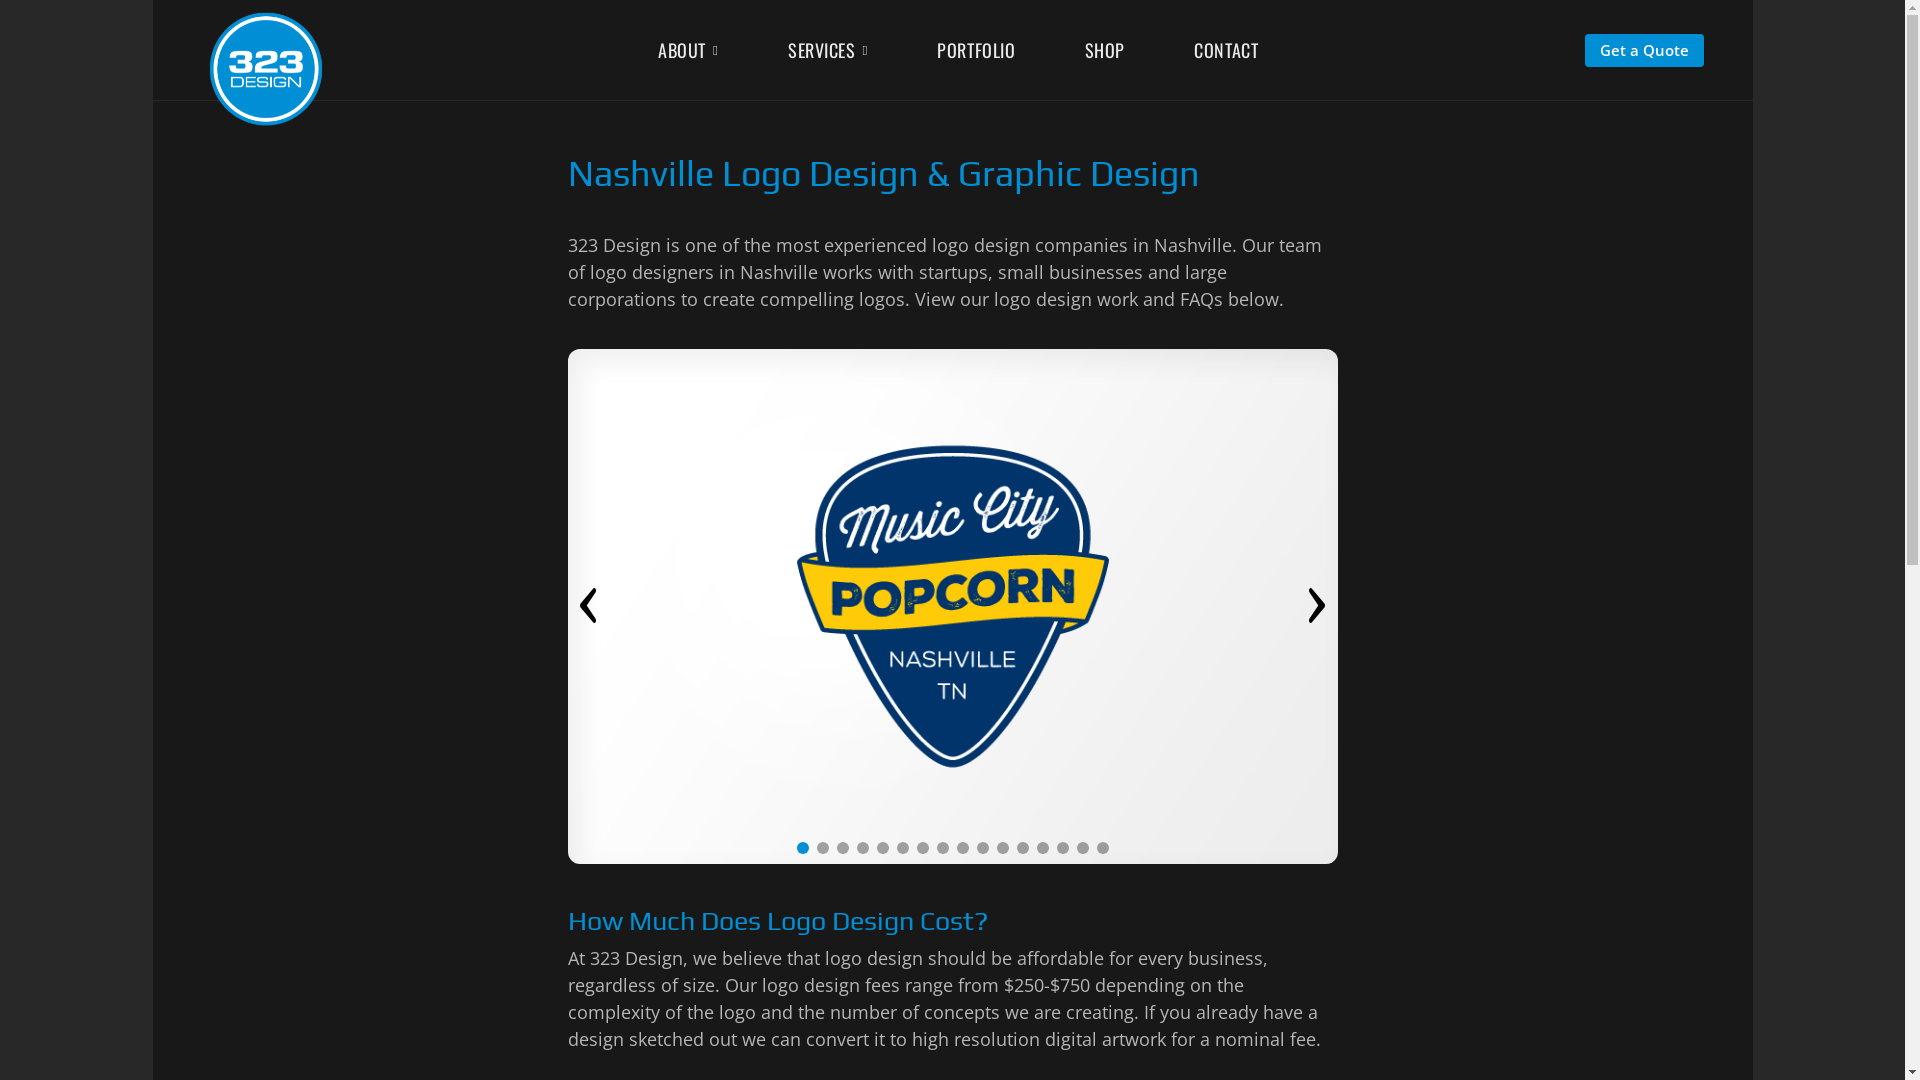 The width and height of the screenshot is (1920, 1080). I want to click on '13', so click(1036, 848).